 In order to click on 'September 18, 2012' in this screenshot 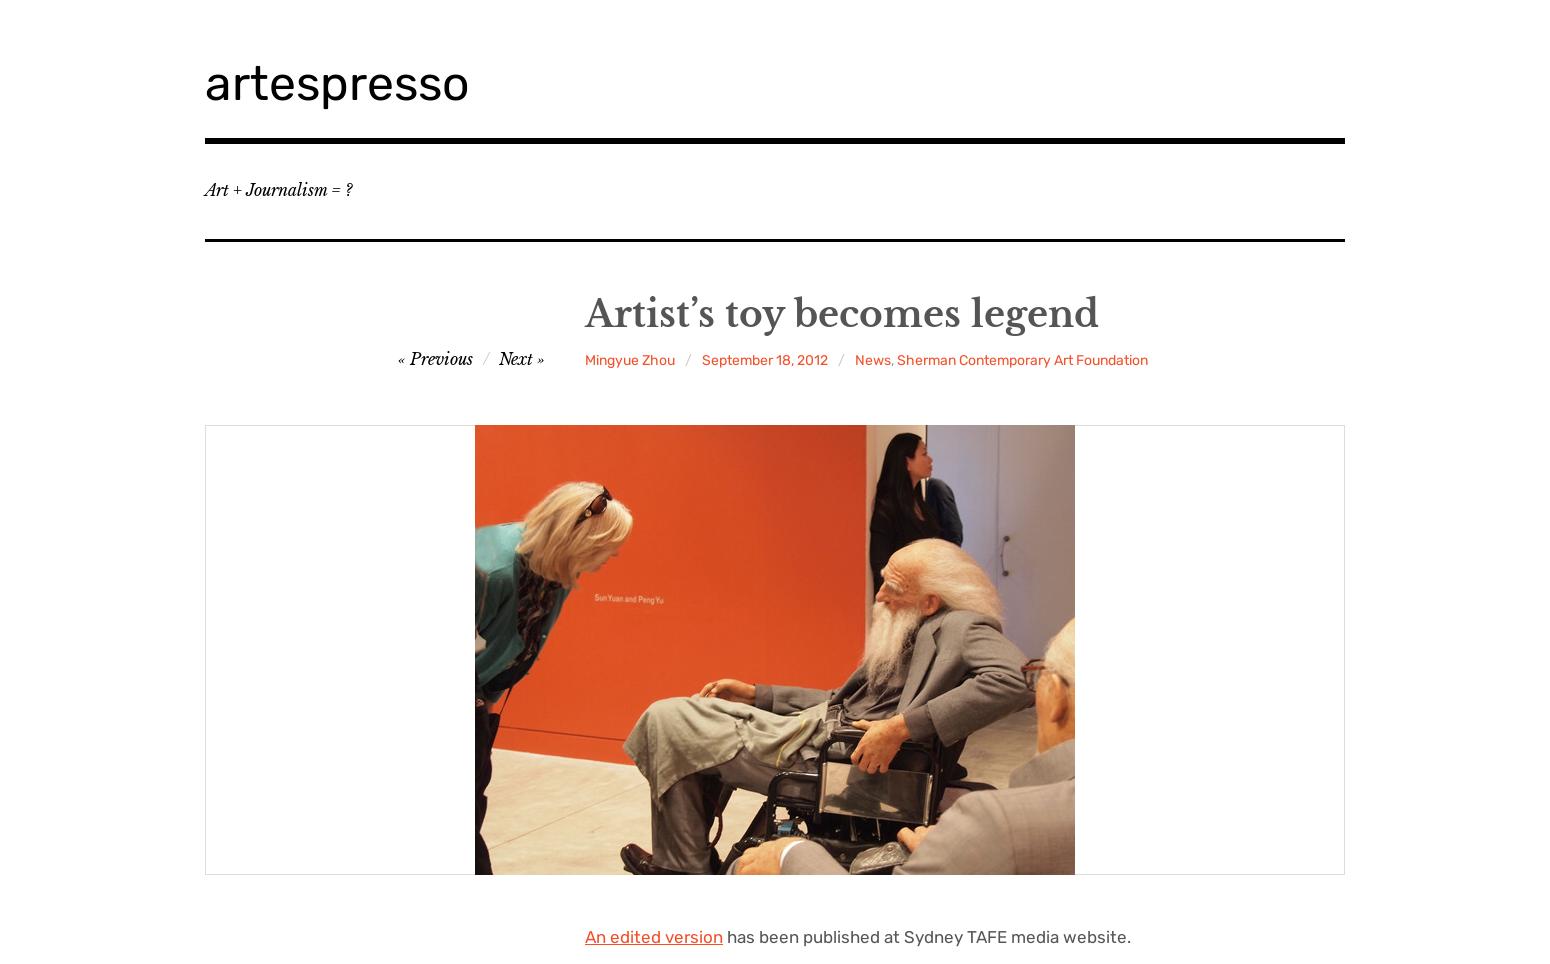, I will do `click(701, 359)`.